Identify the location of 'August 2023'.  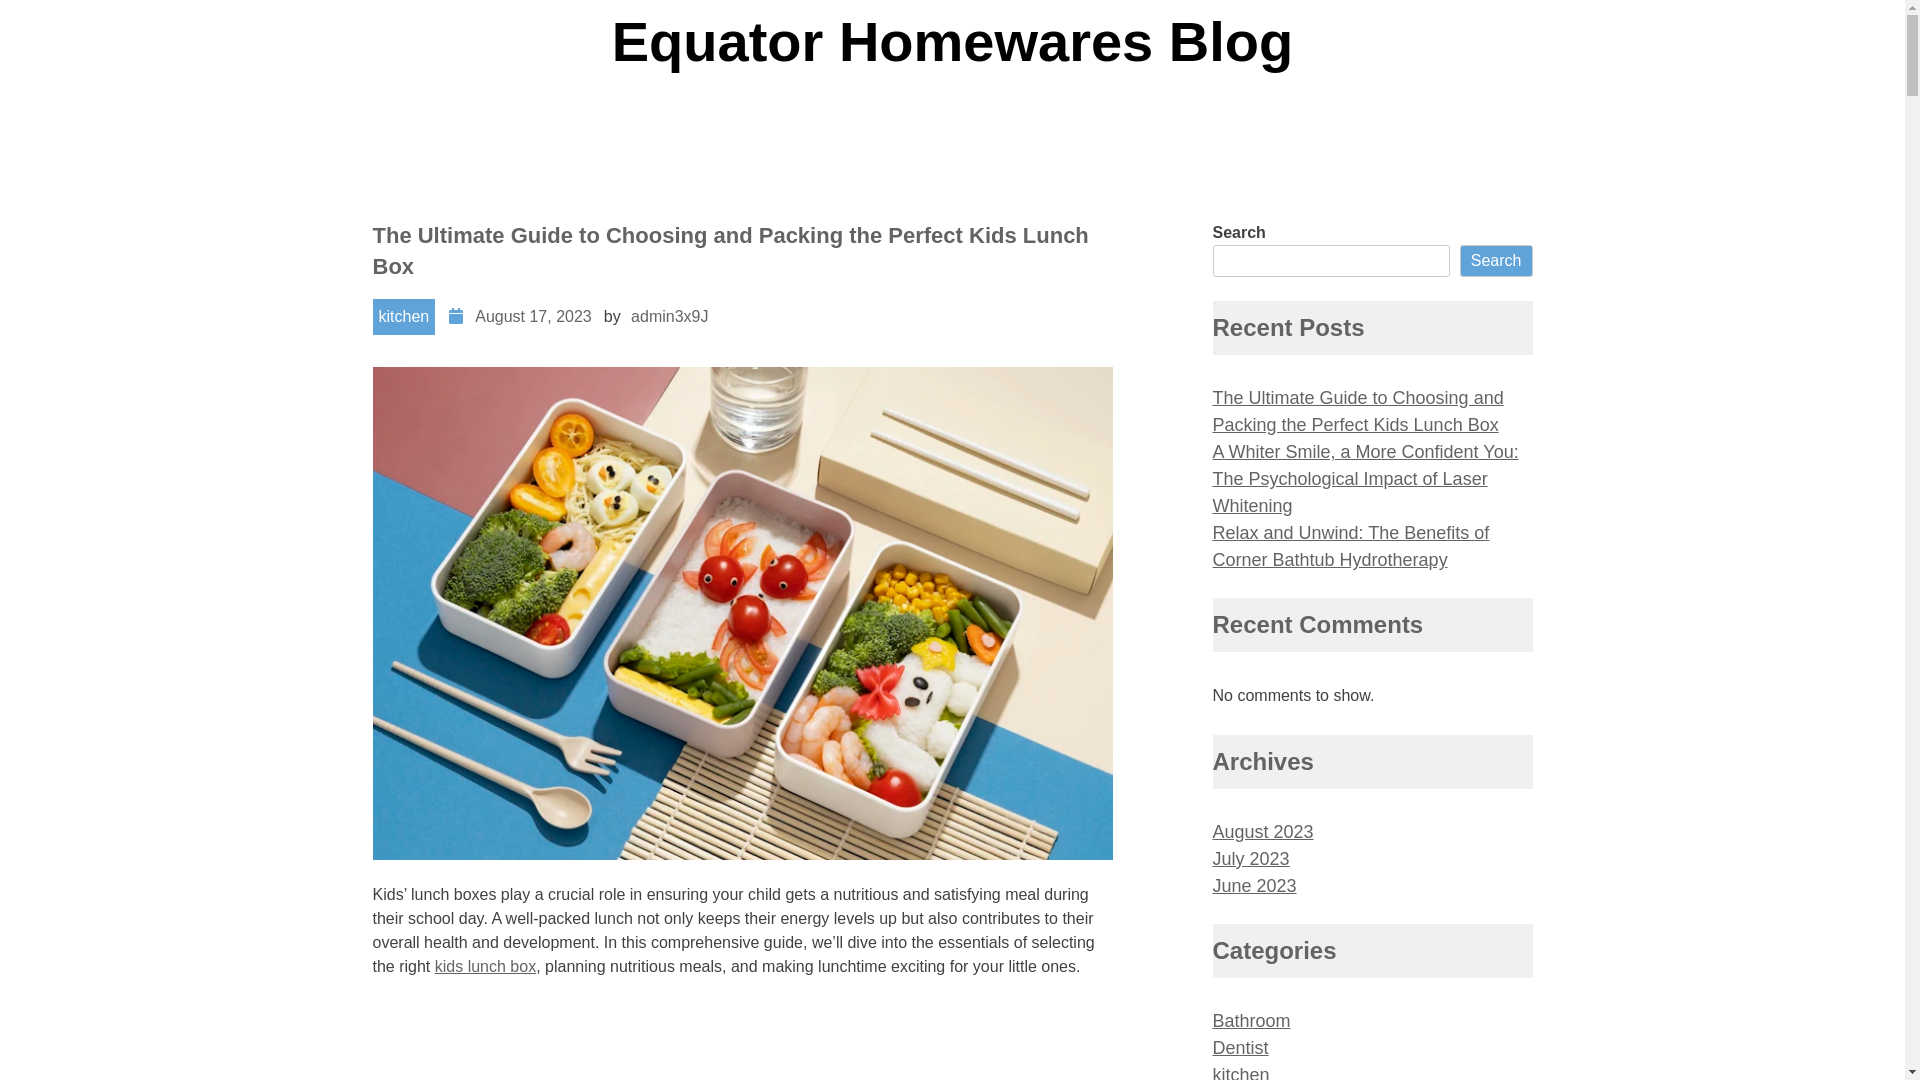
(1210, 832).